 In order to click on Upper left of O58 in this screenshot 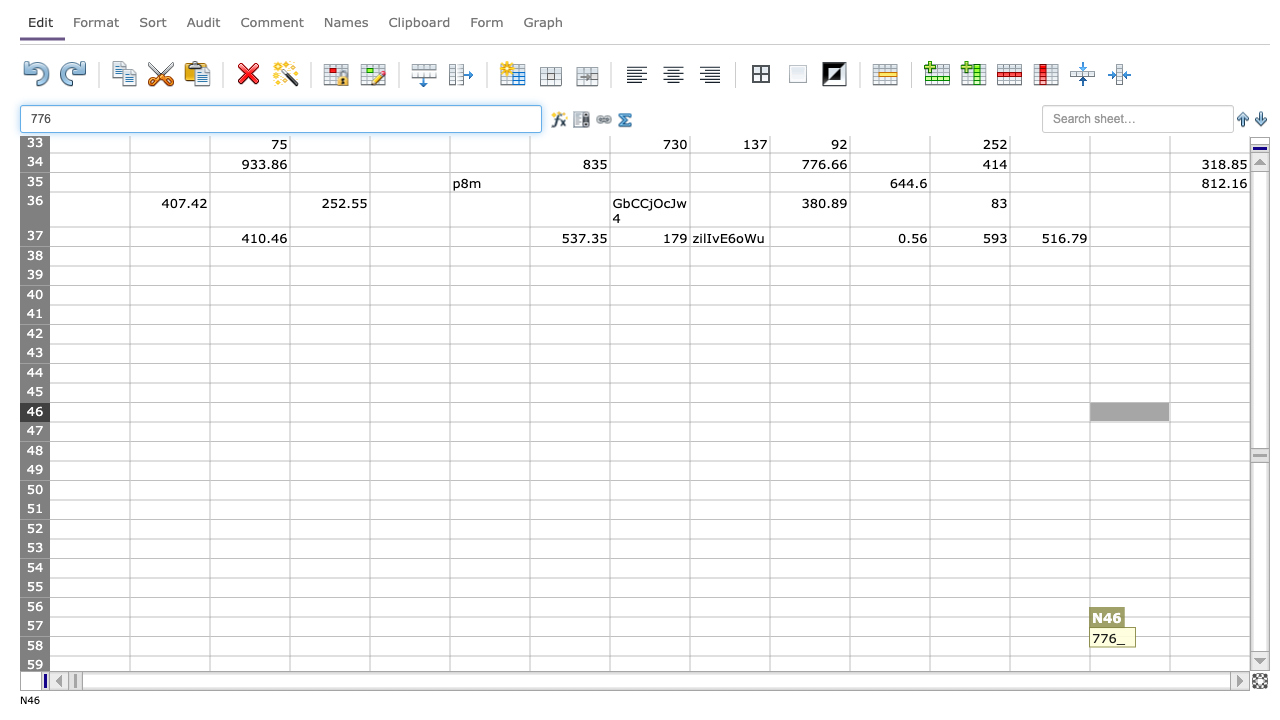, I will do `click(1170, 636)`.